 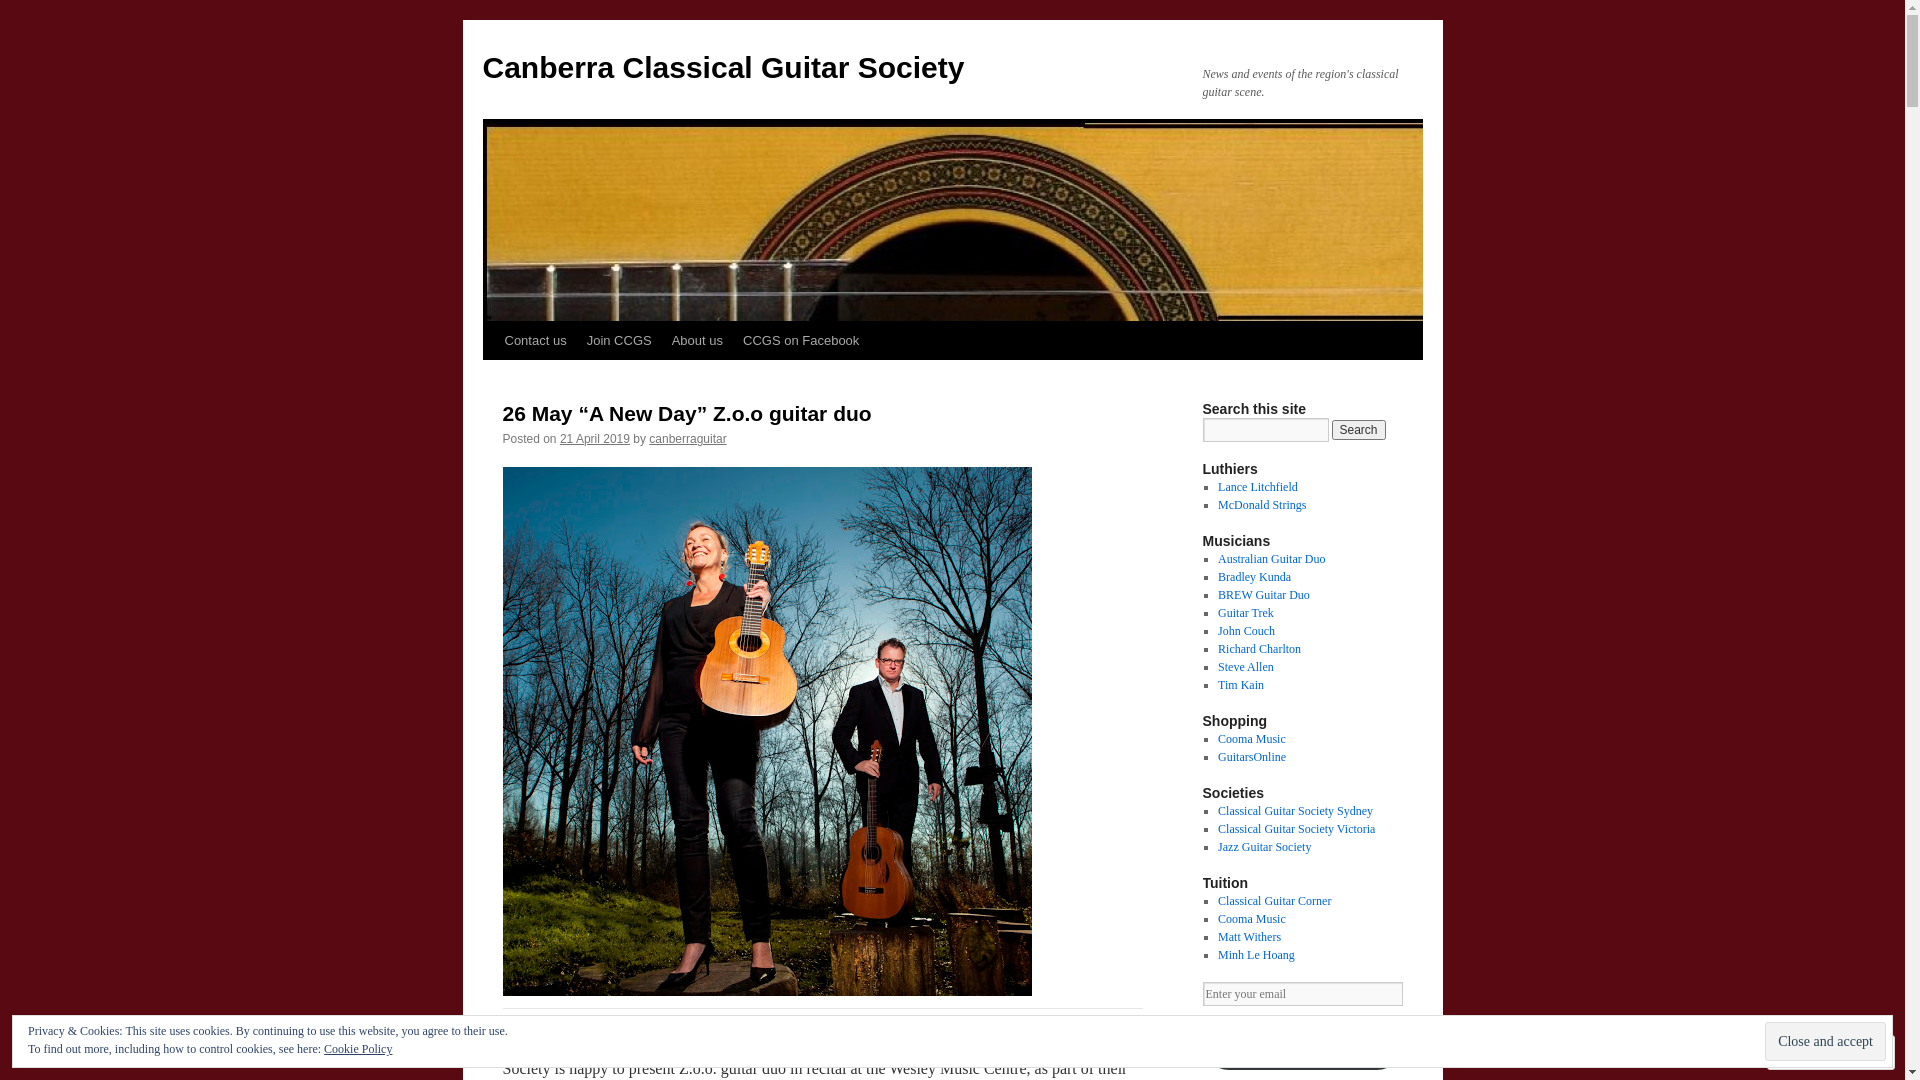 What do you see at coordinates (1200, 994) in the screenshot?
I see `'Enter your email'` at bounding box center [1200, 994].